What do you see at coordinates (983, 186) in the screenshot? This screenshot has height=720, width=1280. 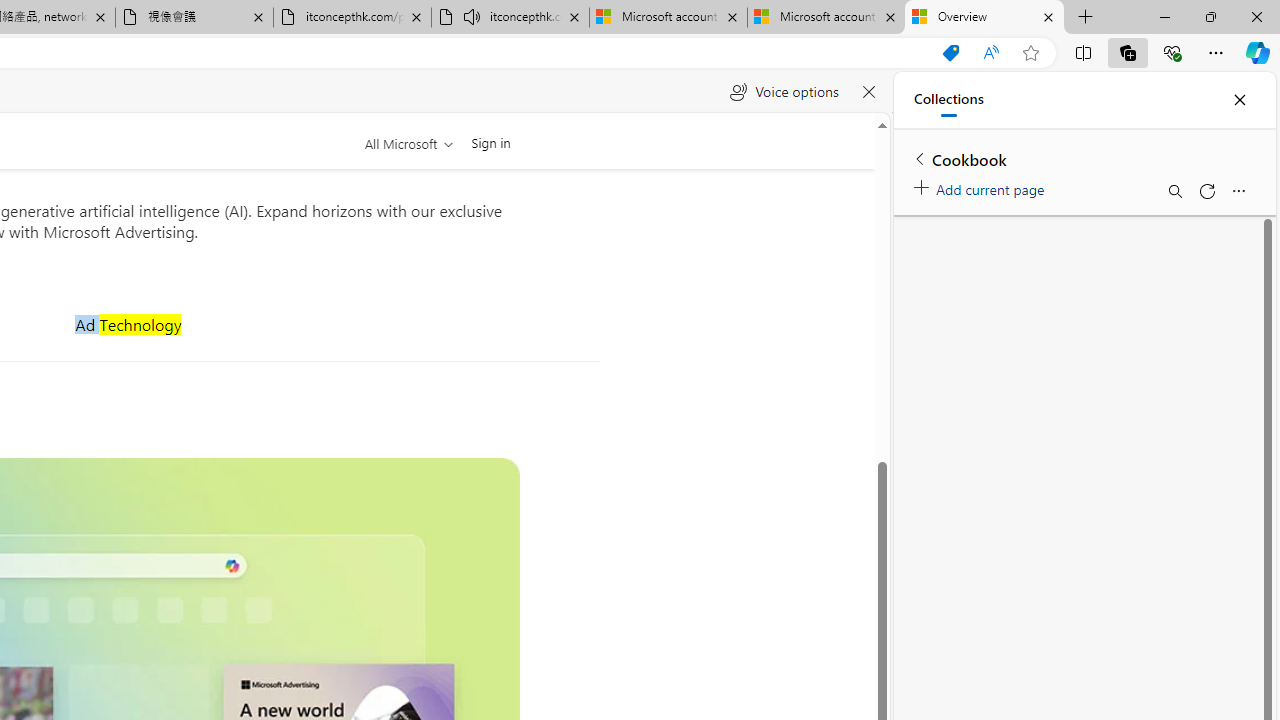 I see `'Add current page'` at bounding box center [983, 186].